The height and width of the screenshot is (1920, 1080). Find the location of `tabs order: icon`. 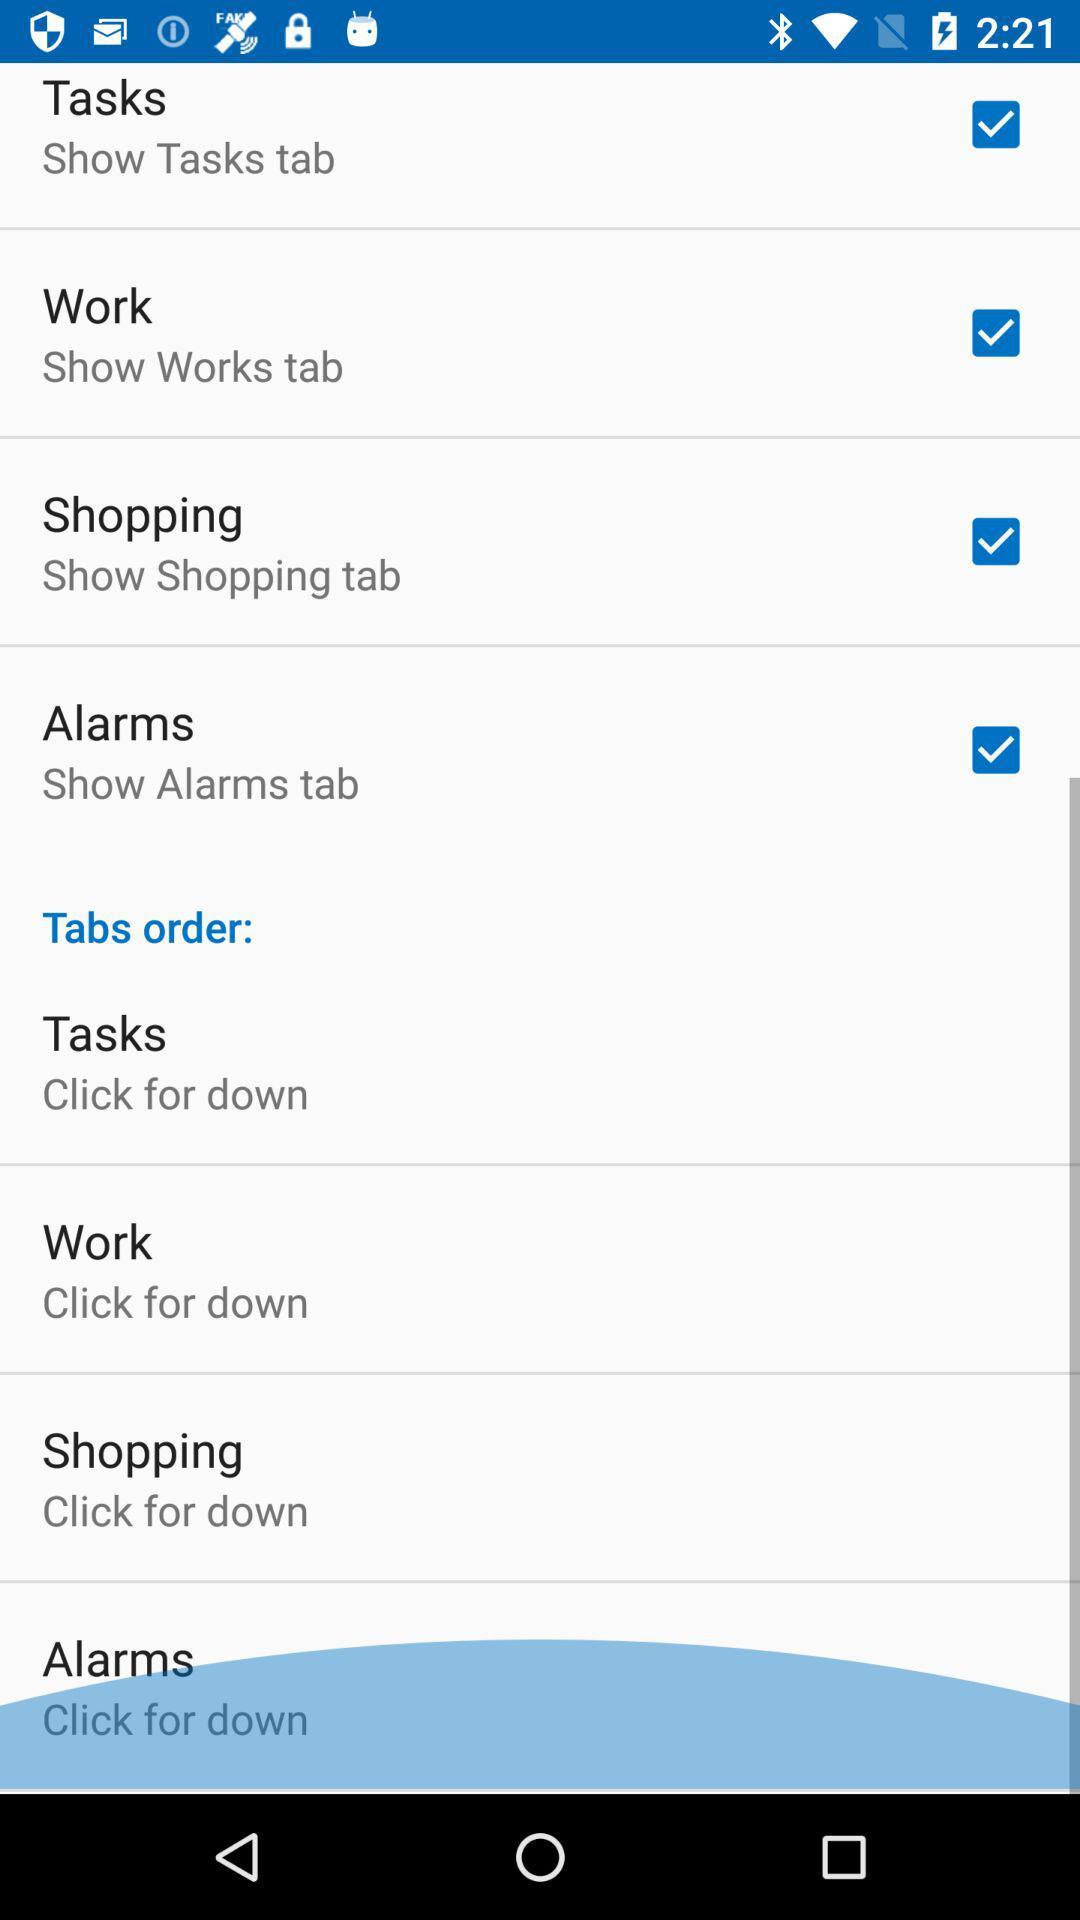

tabs order: icon is located at coordinates (540, 909).